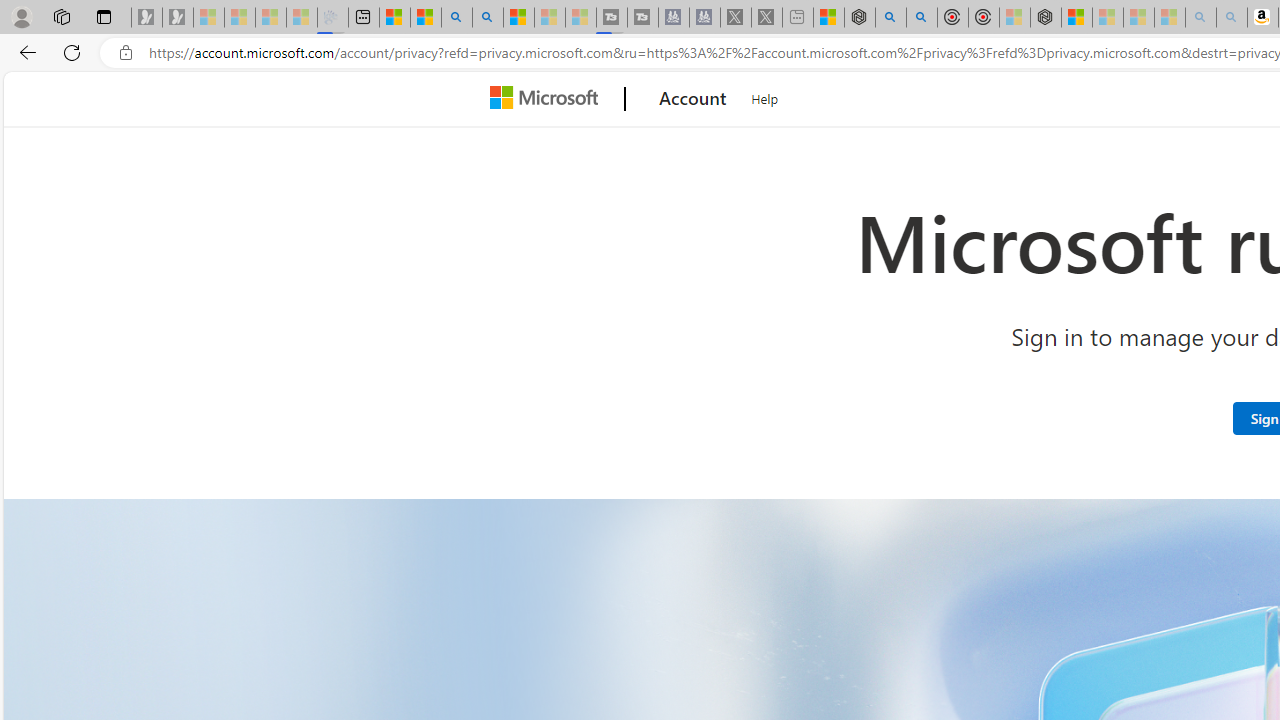 This screenshot has height=720, width=1280. I want to click on 'amazon - Search - Sleeping', so click(1200, 17).